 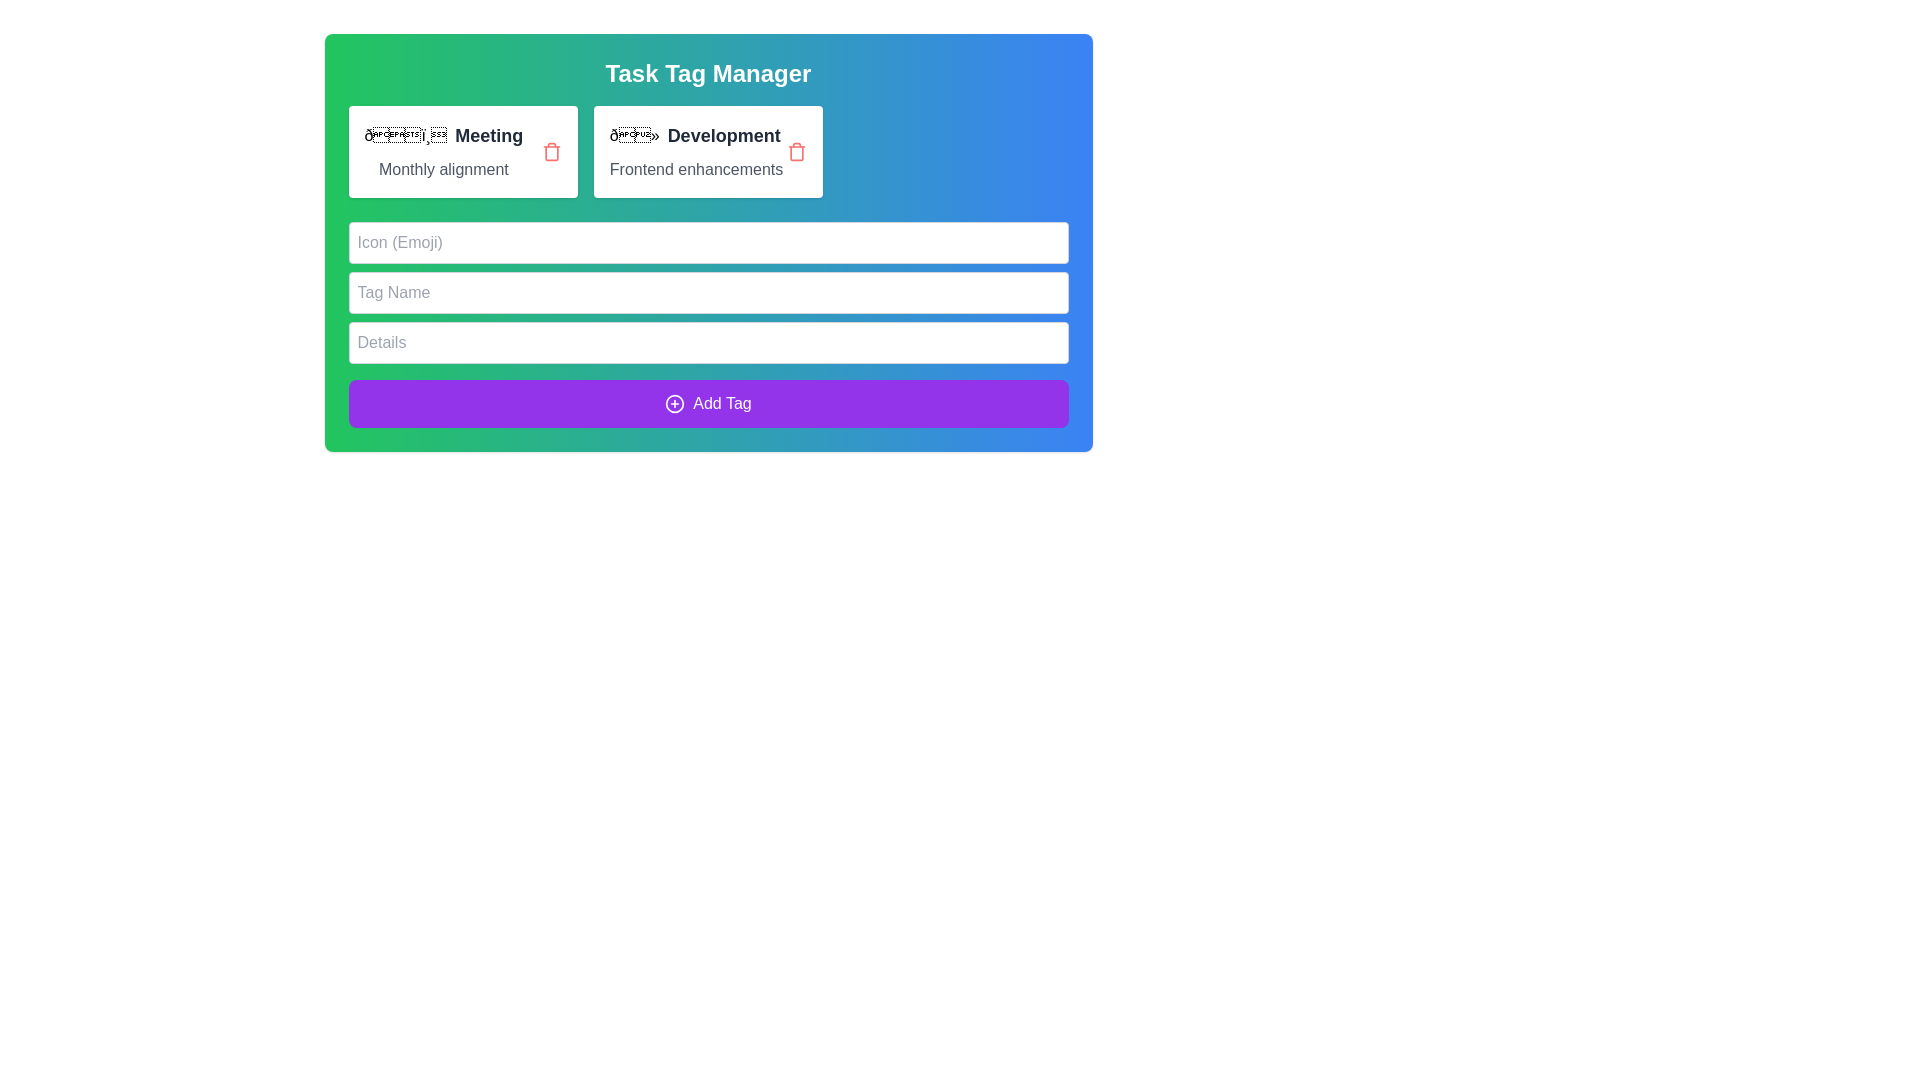 What do you see at coordinates (708, 404) in the screenshot?
I see `the 'Add Tag' button, which is a rectangular button with a vibrant purple background and white text, located at the bottom of the form` at bounding box center [708, 404].